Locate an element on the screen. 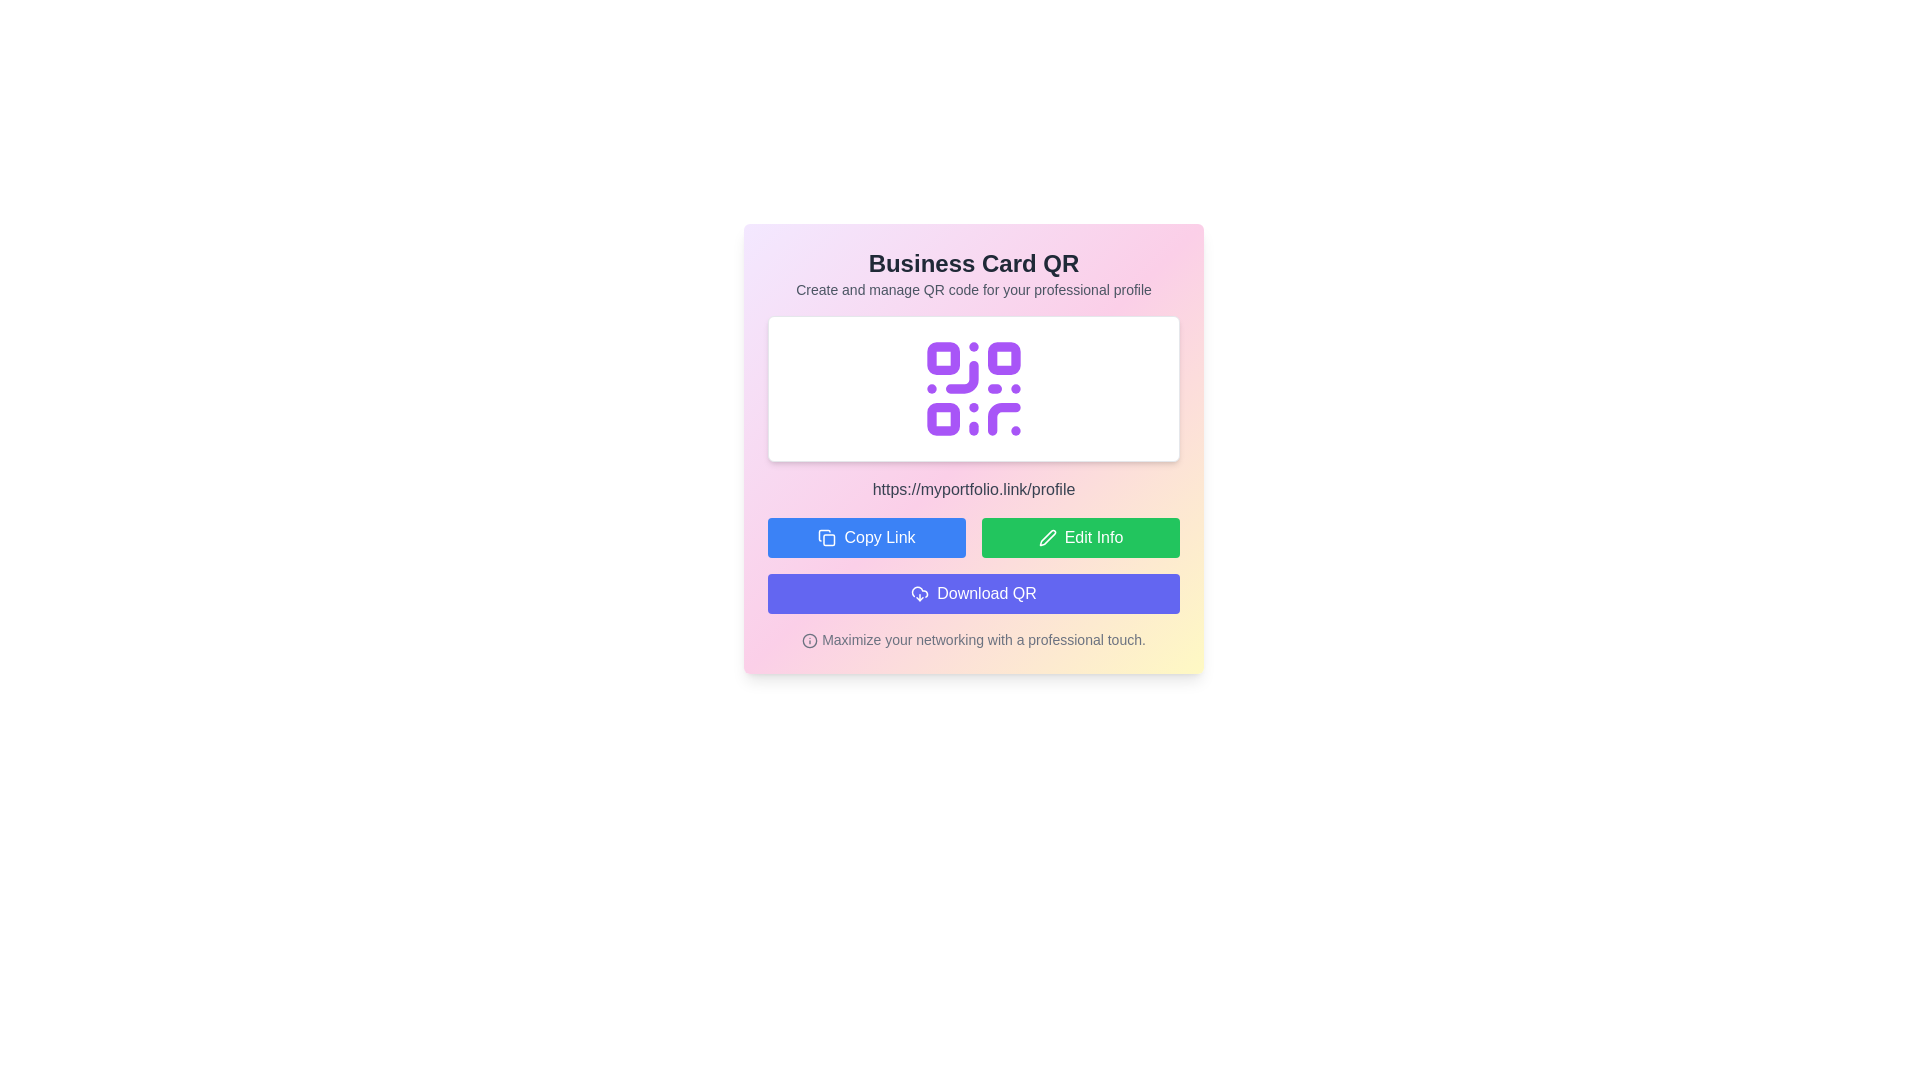 The image size is (1920, 1080). the editing icon located on the left-most side of the 'Edit Info' button, which is centrally positioned in the lower section of the card interface is located at coordinates (1046, 536).